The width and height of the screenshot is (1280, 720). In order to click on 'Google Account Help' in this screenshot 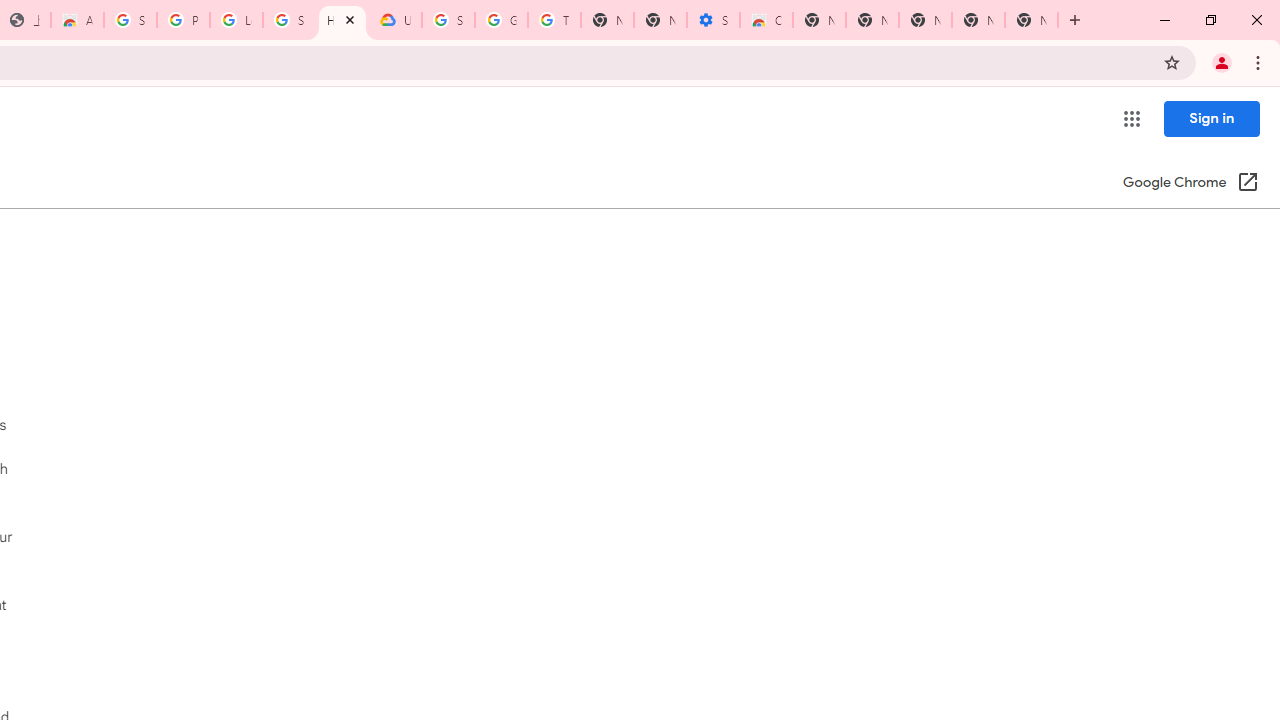, I will do `click(501, 20)`.